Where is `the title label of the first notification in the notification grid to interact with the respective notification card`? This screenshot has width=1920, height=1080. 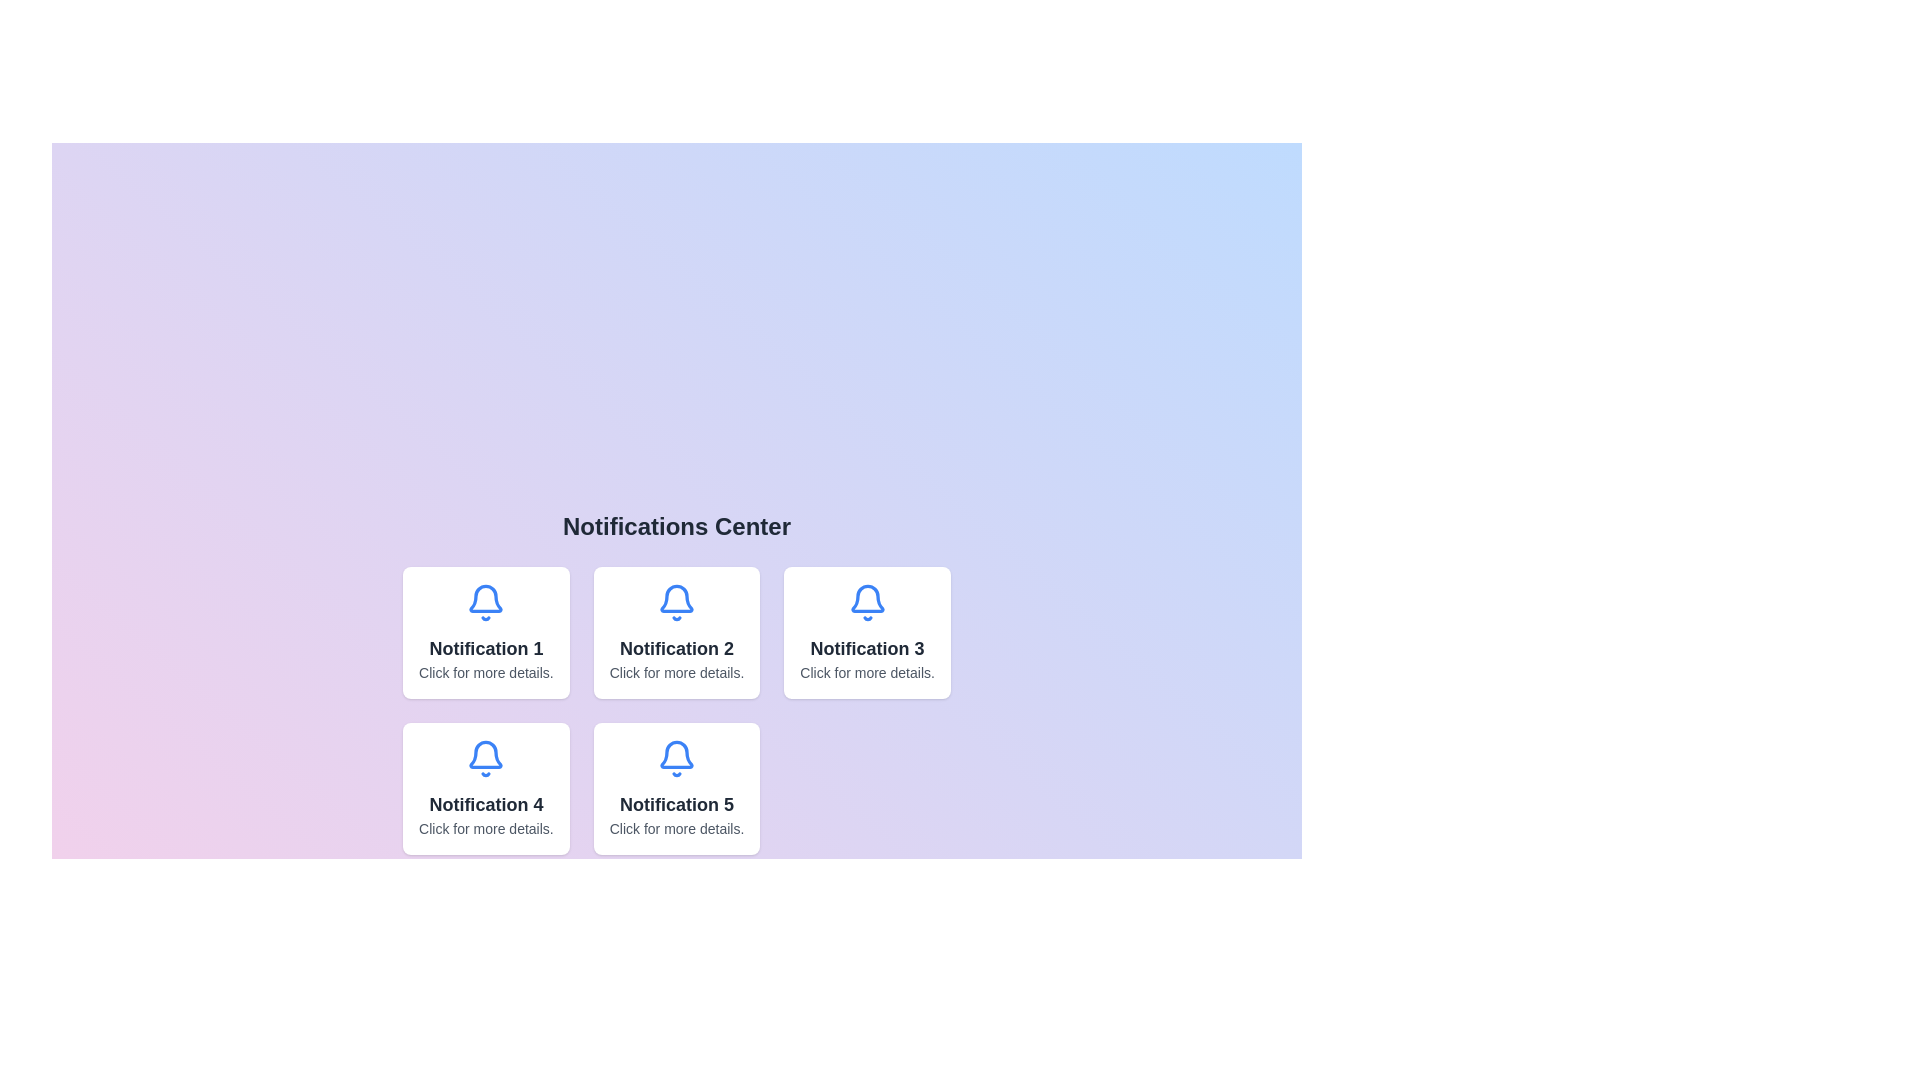
the title label of the first notification in the notification grid to interact with the respective notification card is located at coordinates (486, 648).